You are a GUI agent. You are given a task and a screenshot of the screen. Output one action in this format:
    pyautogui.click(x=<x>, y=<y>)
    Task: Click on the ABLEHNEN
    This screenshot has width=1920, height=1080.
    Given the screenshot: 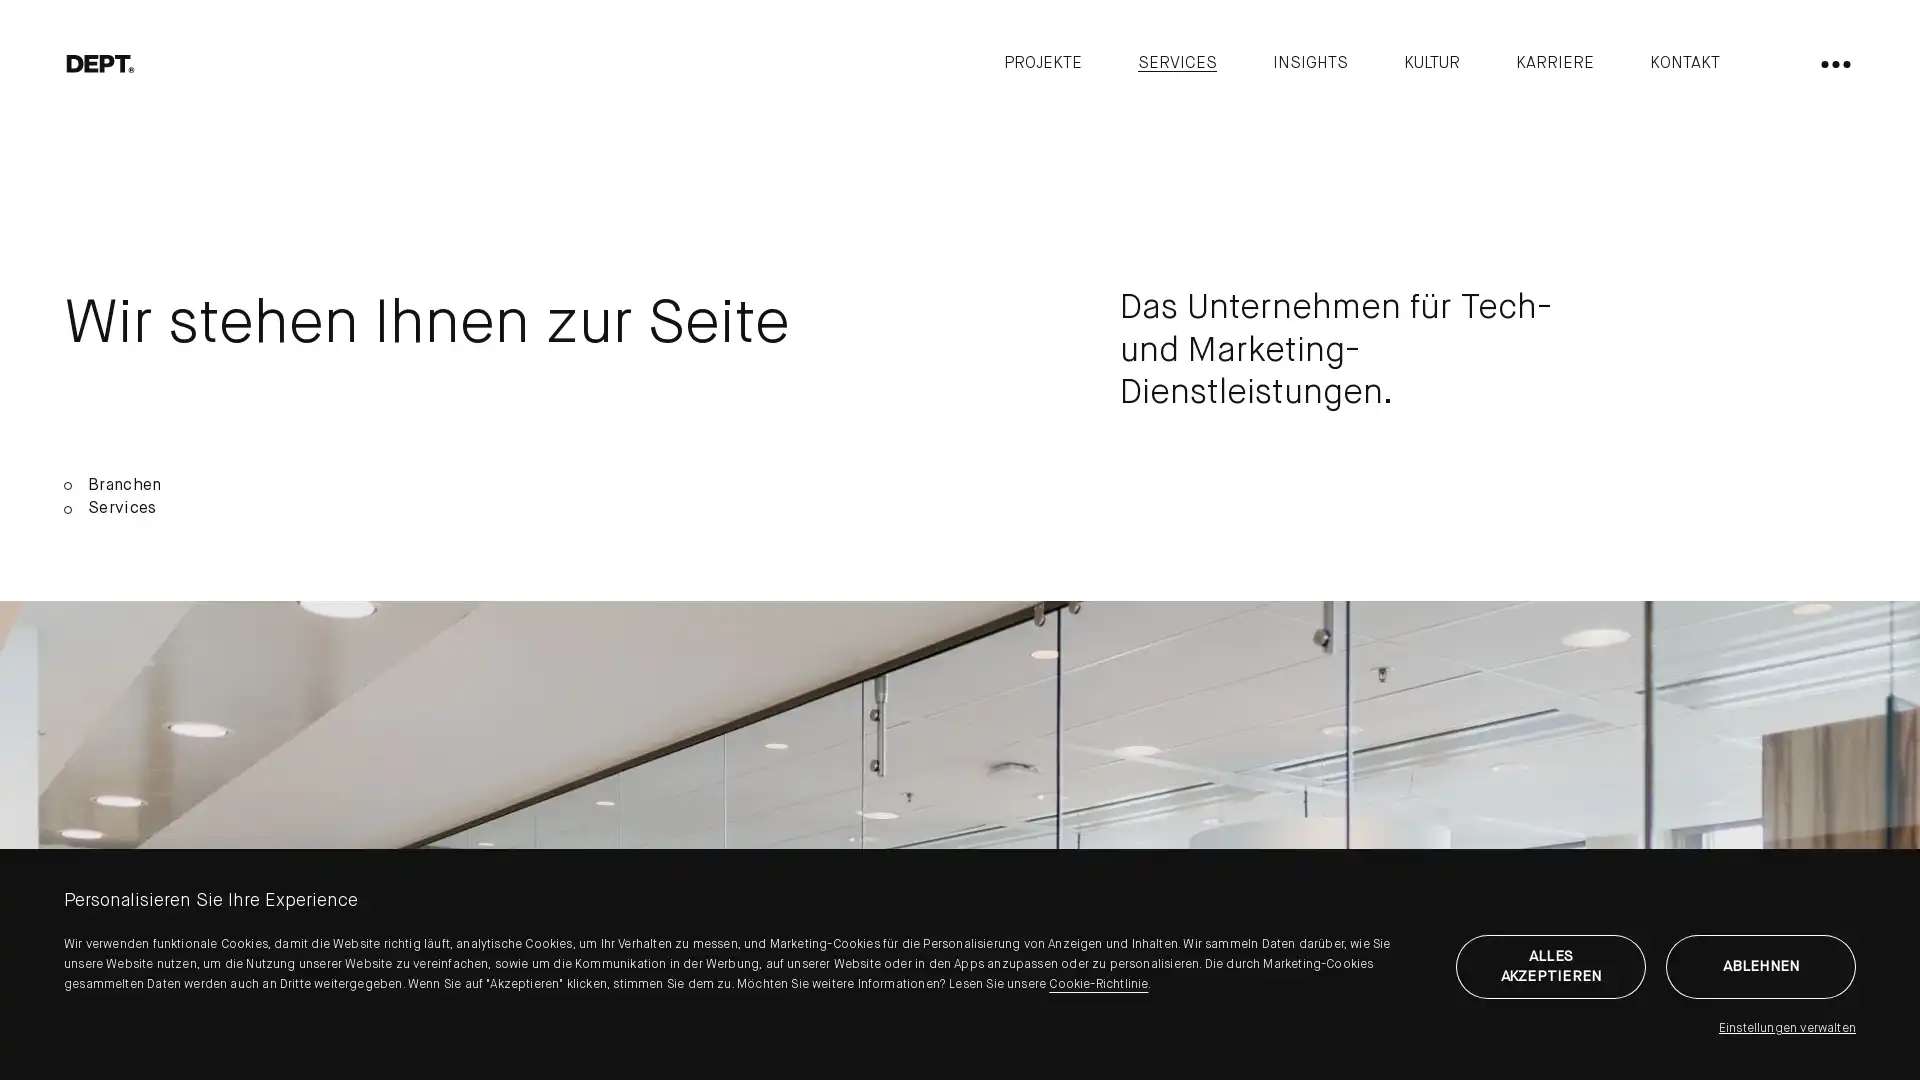 What is the action you would take?
    pyautogui.click(x=1761, y=966)
    